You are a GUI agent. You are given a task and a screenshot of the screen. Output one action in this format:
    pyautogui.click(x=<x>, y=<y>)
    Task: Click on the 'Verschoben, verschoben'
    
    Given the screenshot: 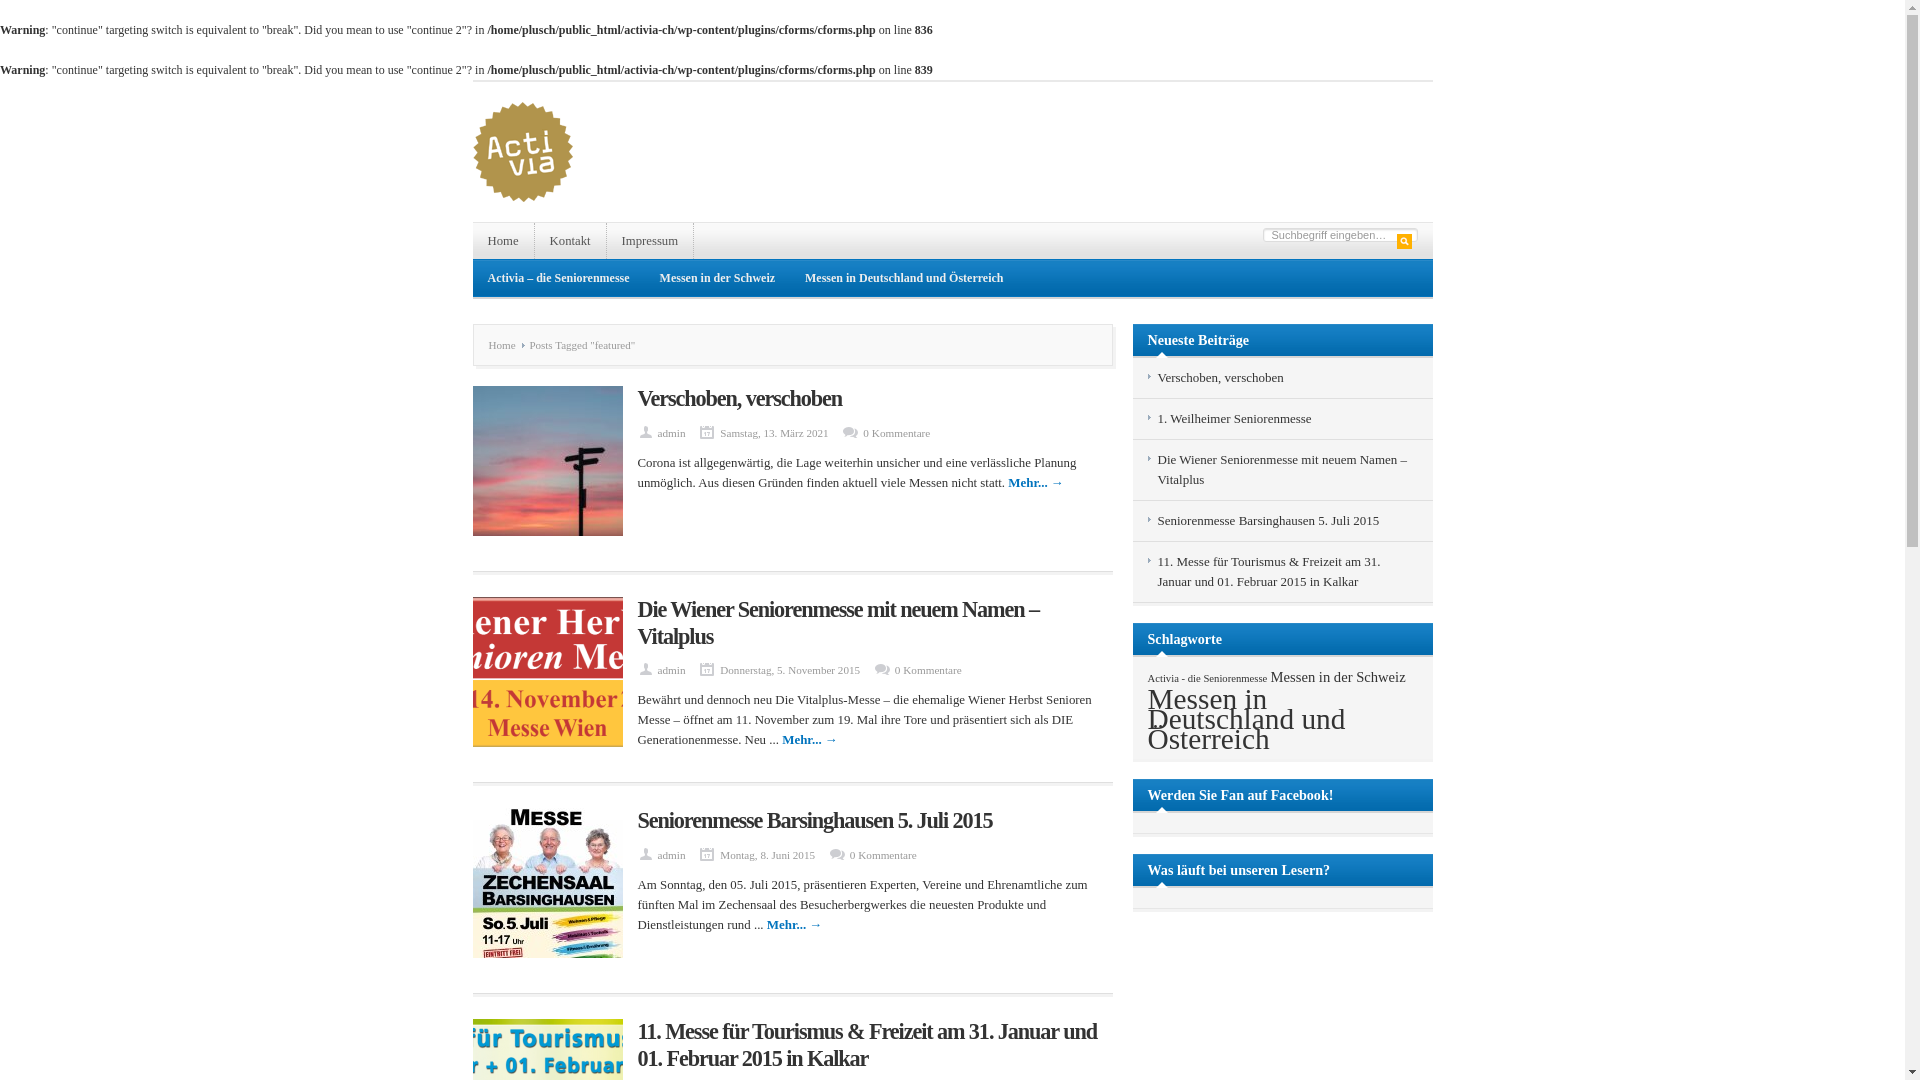 What is the action you would take?
    pyautogui.click(x=739, y=398)
    